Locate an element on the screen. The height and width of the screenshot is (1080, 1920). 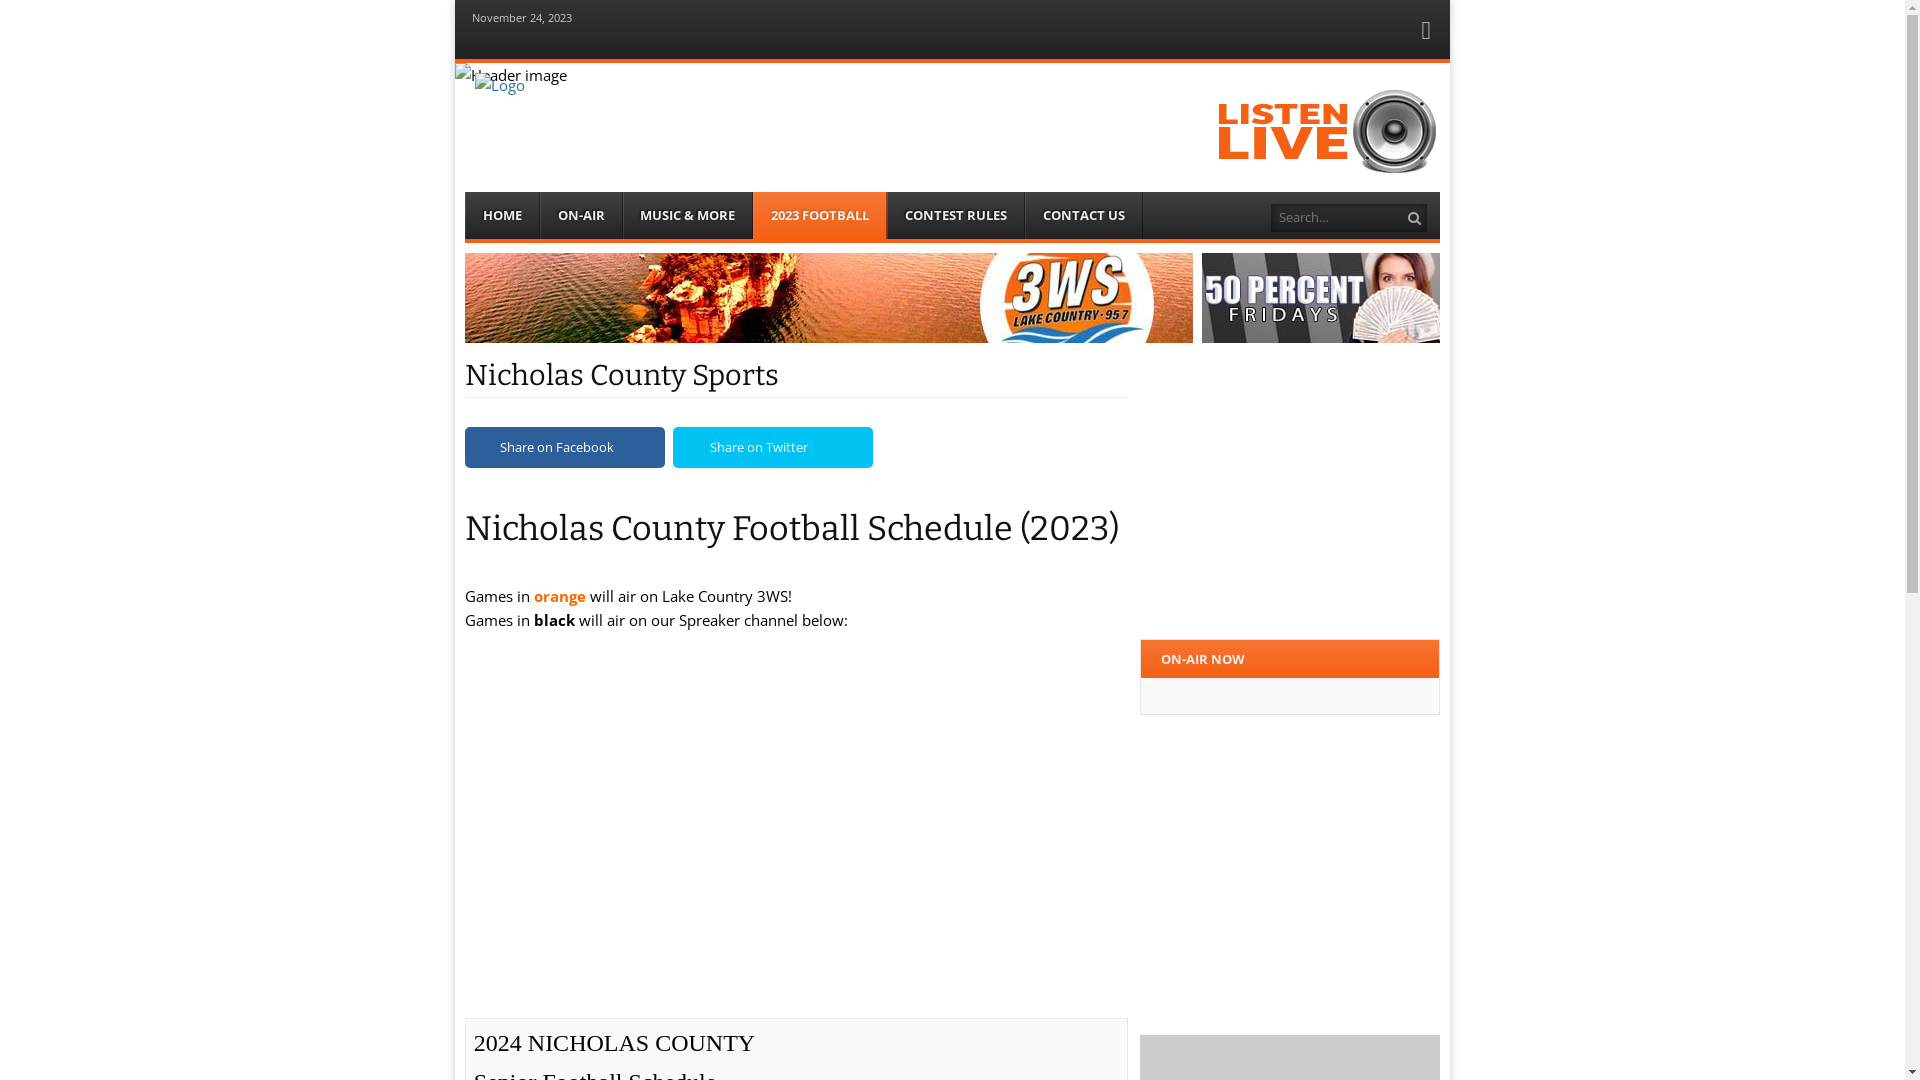
'Facebook' is located at coordinates (1425, 34).